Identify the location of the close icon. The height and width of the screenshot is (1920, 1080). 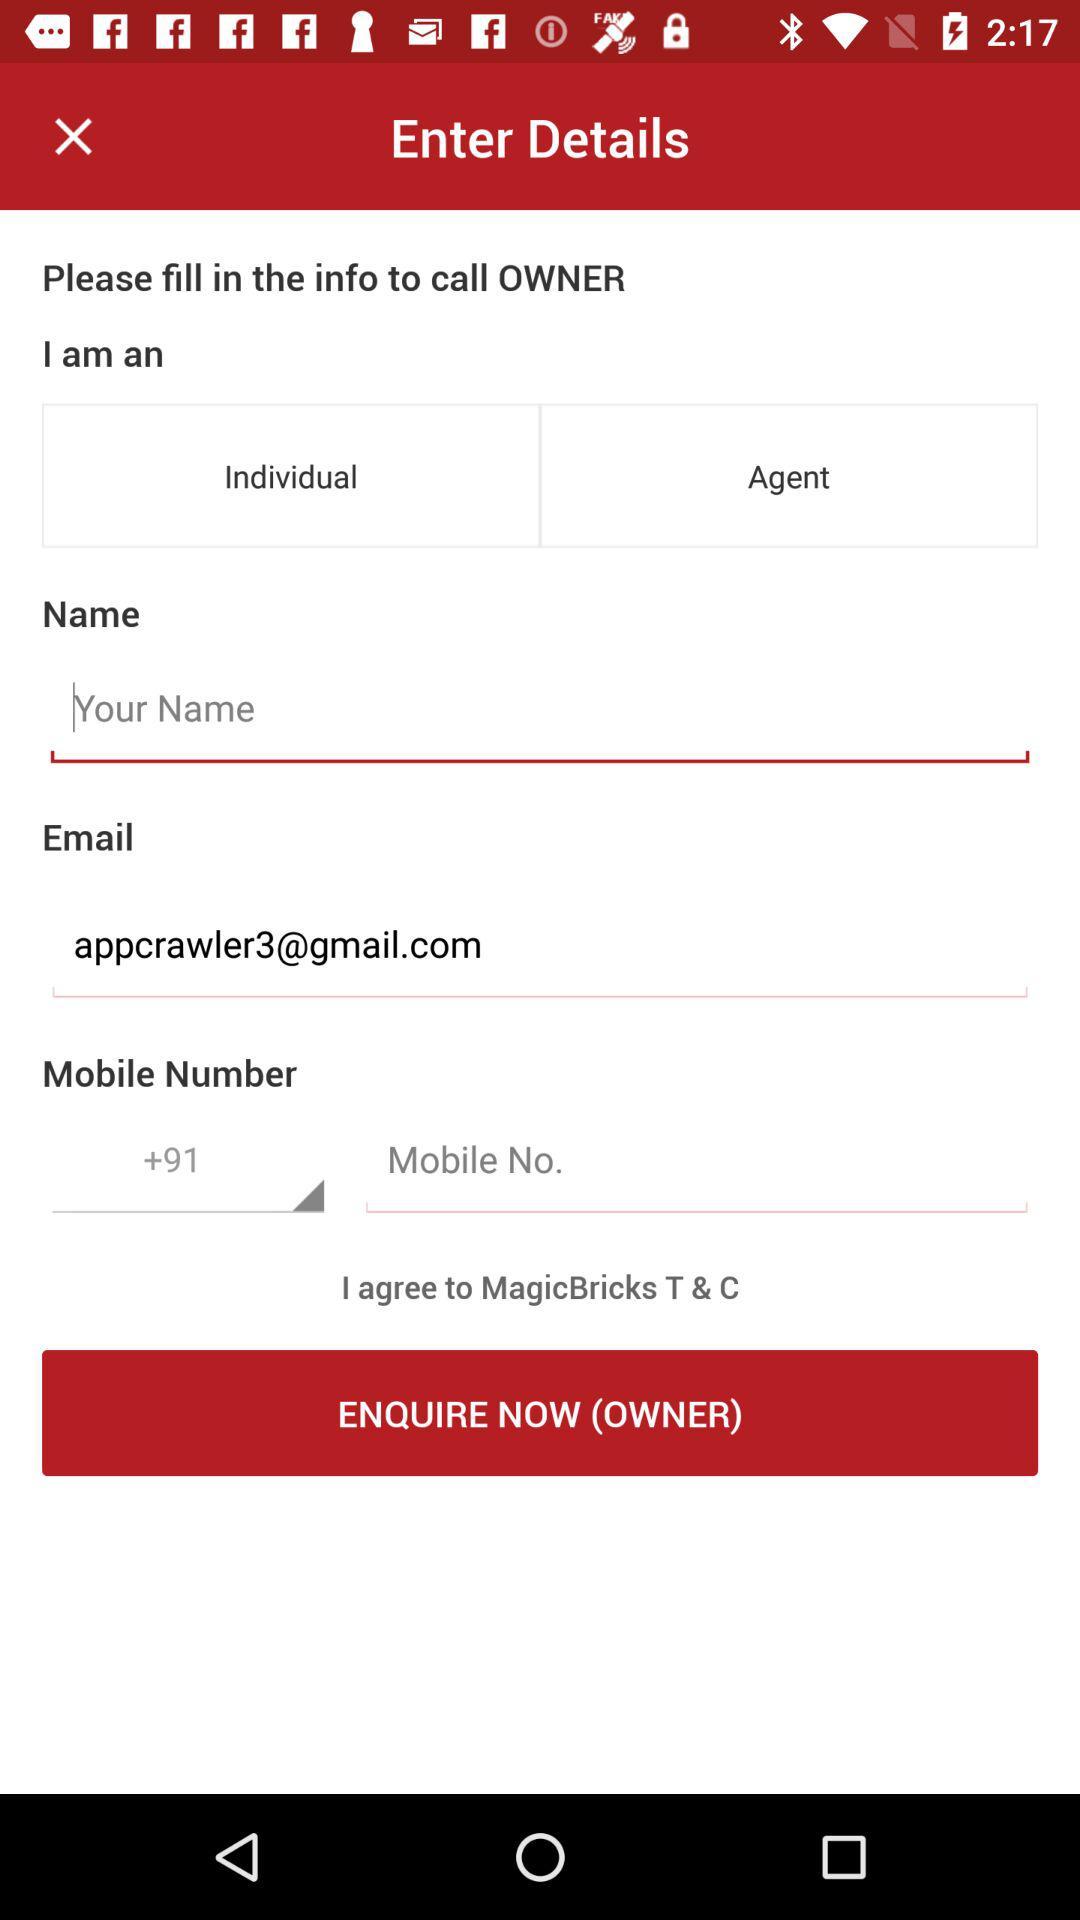
(72, 145).